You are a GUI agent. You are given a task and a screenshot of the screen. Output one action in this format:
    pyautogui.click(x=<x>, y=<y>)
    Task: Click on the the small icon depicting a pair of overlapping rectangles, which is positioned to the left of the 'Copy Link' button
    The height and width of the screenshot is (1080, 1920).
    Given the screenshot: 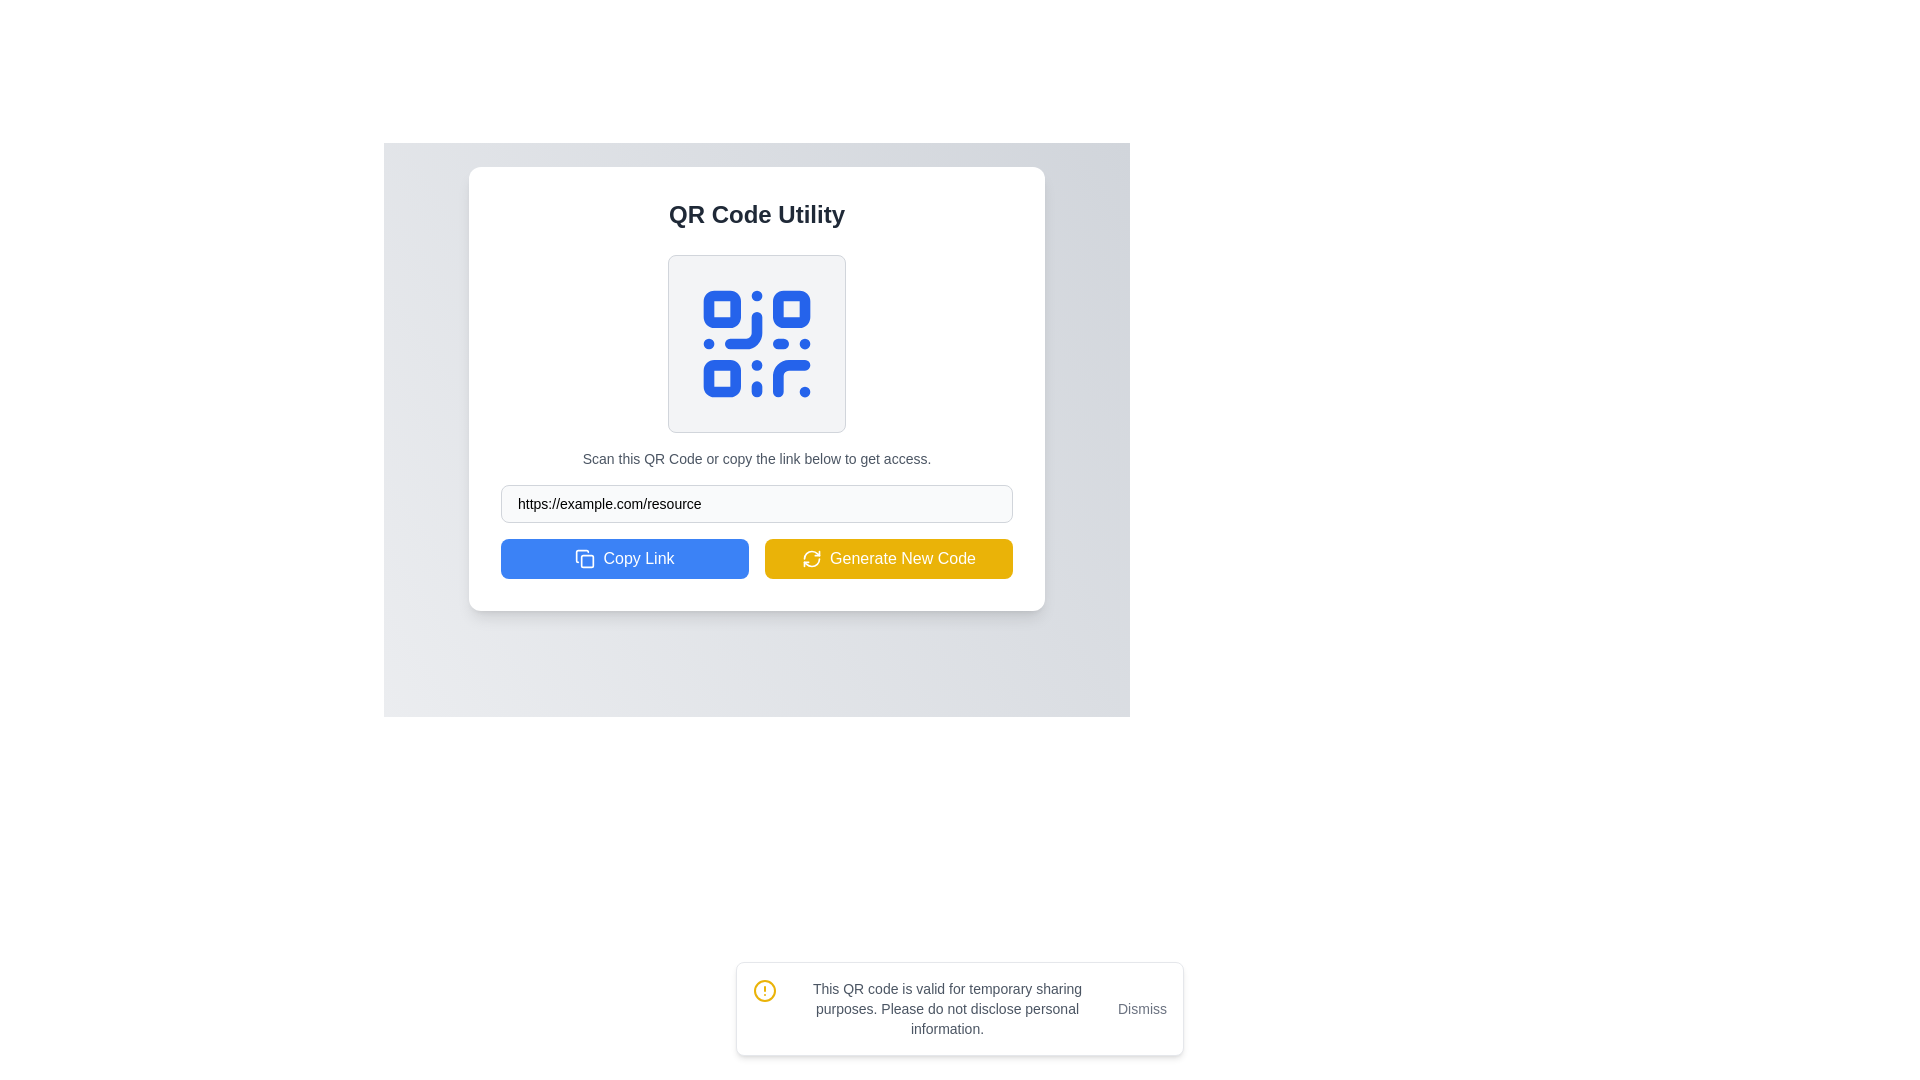 What is the action you would take?
    pyautogui.click(x=584, y=559)
    